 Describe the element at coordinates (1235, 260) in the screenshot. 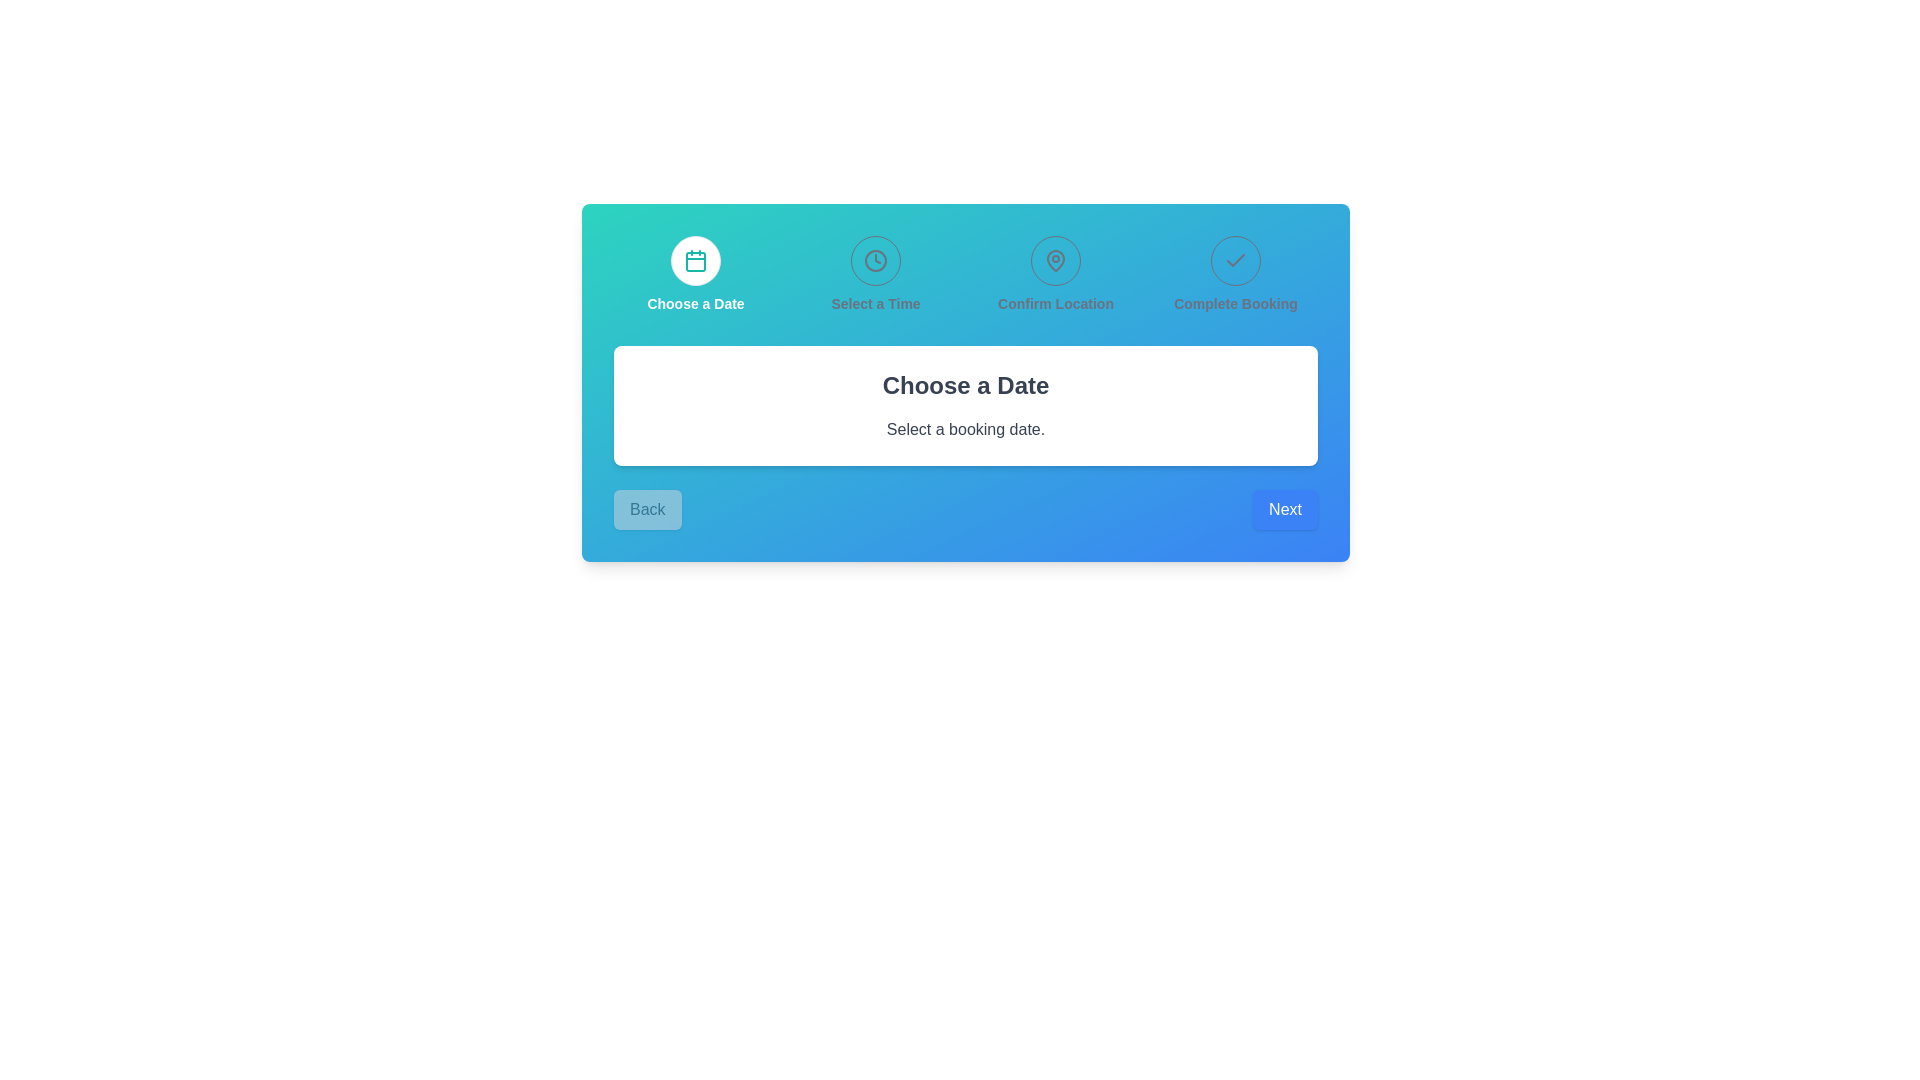

I see `the Indicator icon with a checkmark symbol inside a circular gray frame, located in the top-right section under the label 'Complete Booking'` at that location.